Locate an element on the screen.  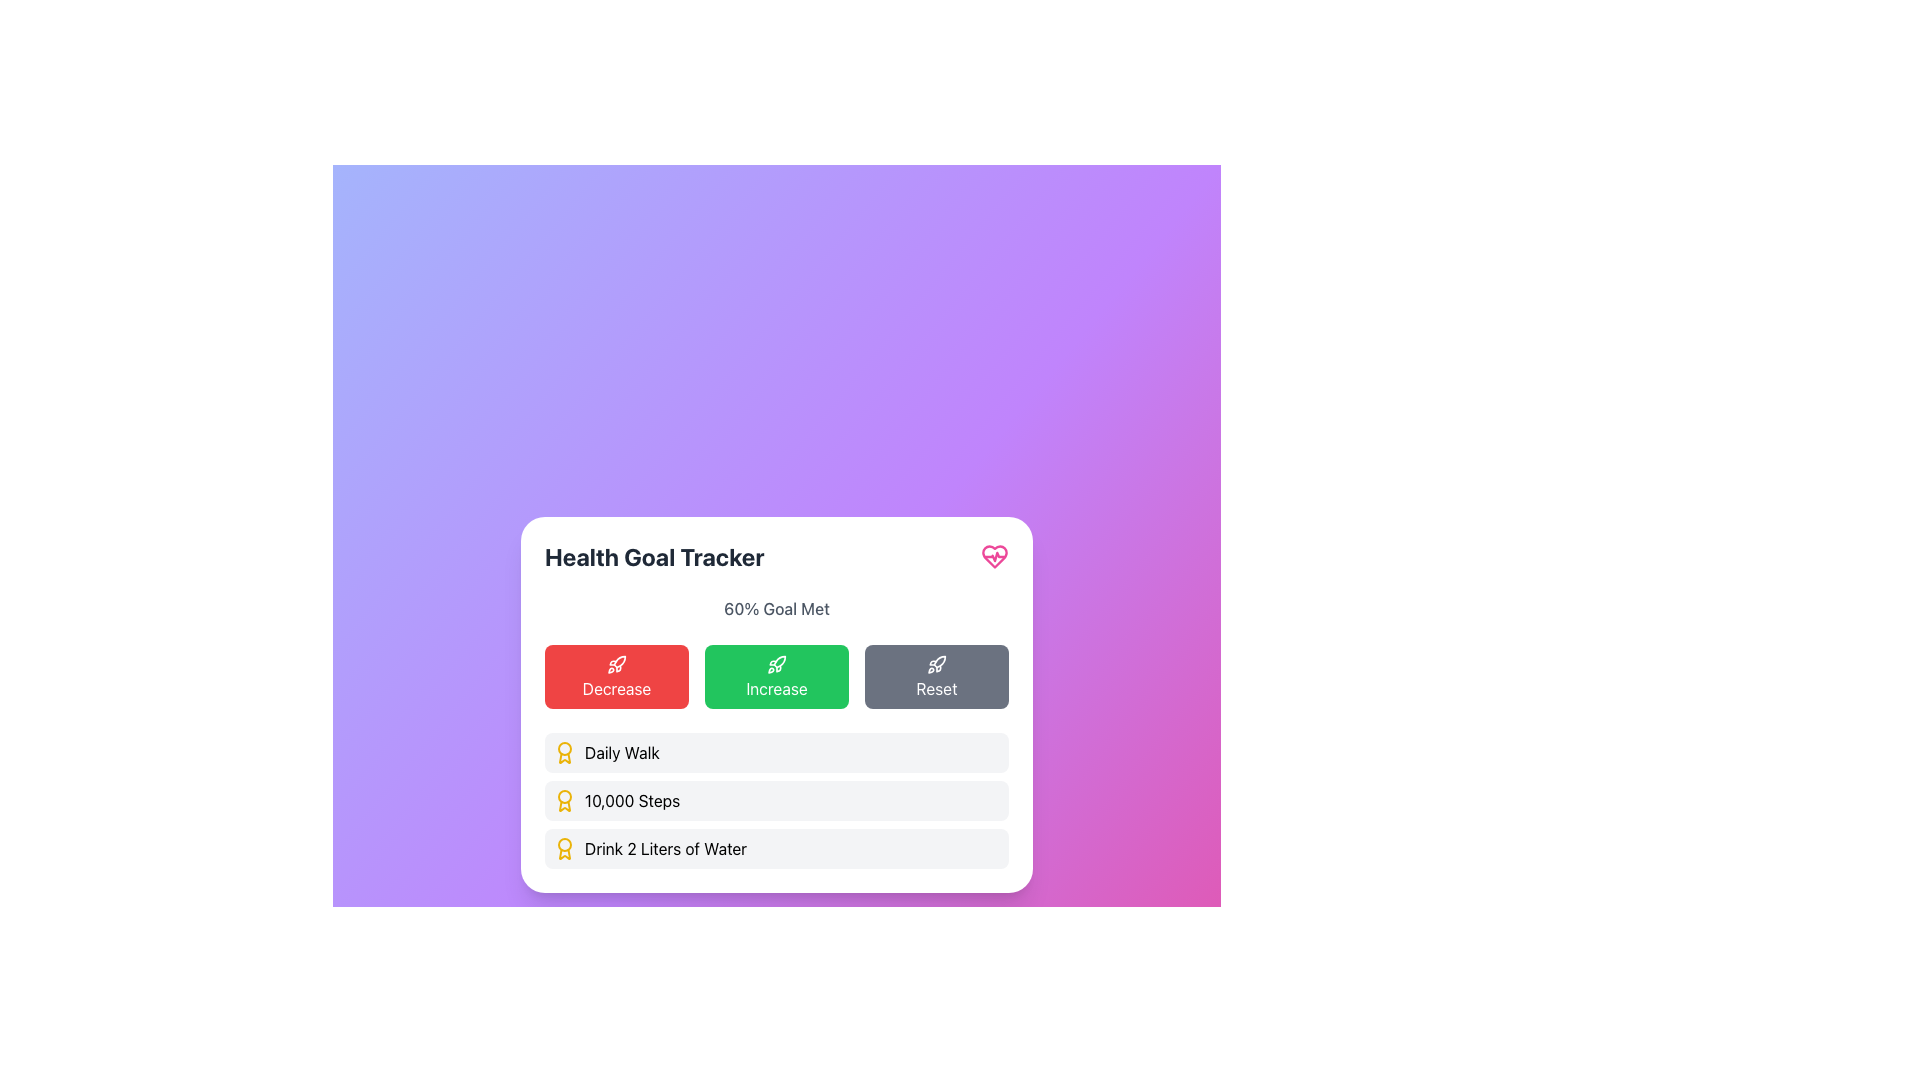
the 'Decrease' button in the 'Health Goal Tracker' widget is located at coordinates (616, 676).